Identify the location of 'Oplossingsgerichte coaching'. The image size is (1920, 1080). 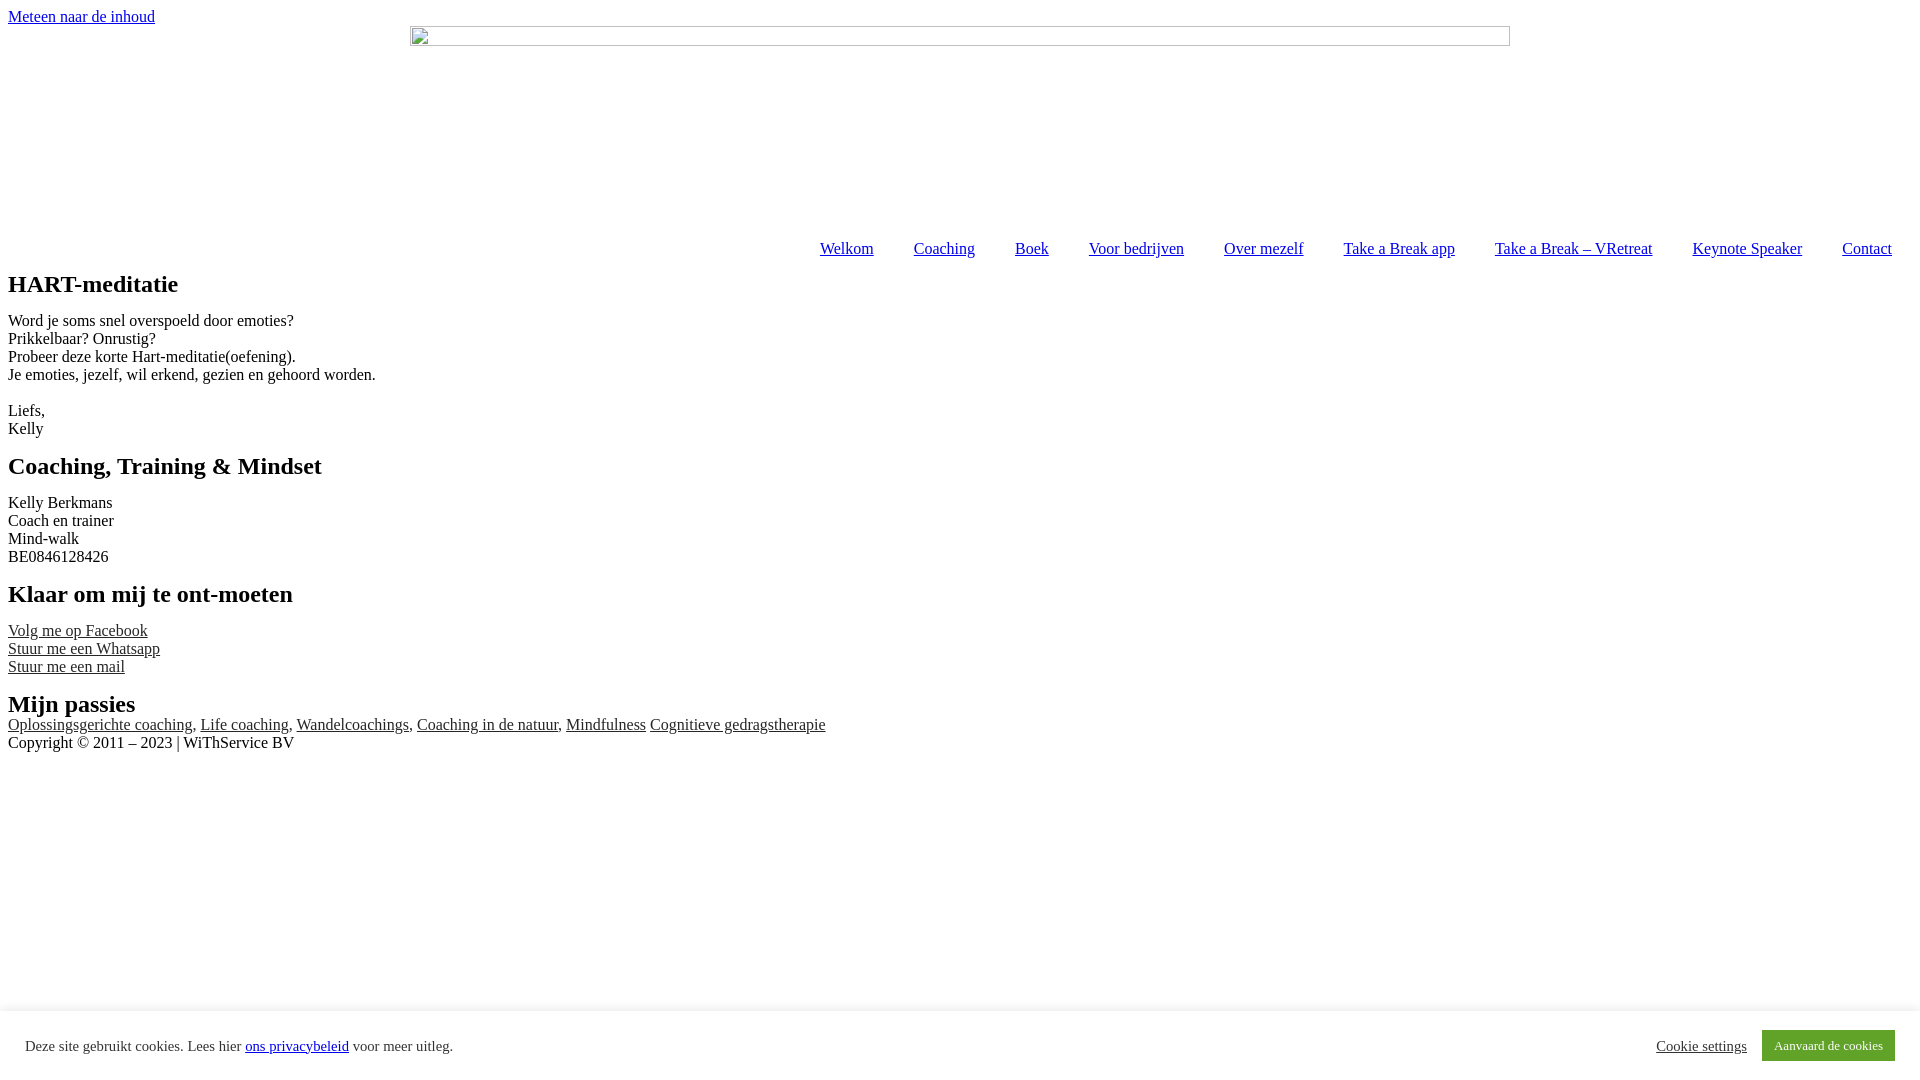
(99, 724).